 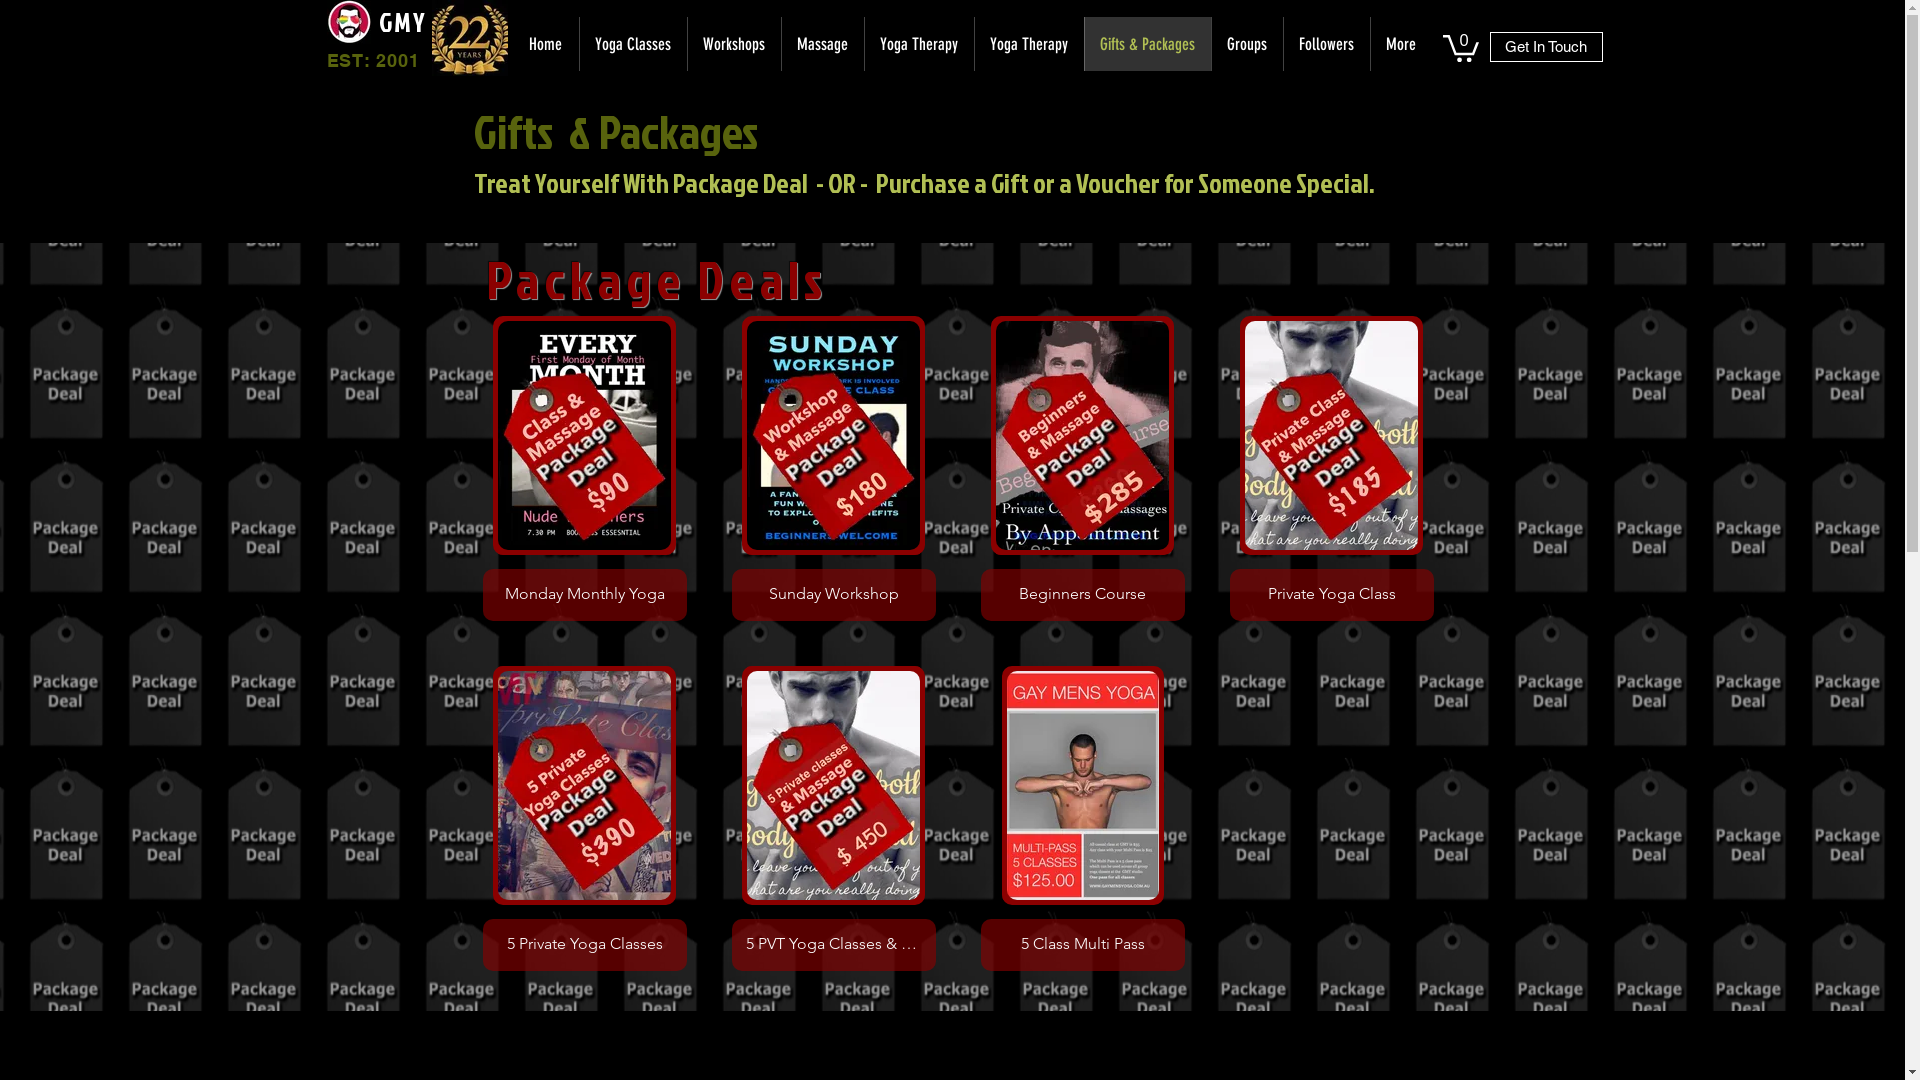 What do you see at coordinates (834, 468) in the screenshot?
I see `'Sunday Workshop` at bounding box center [834, 468].